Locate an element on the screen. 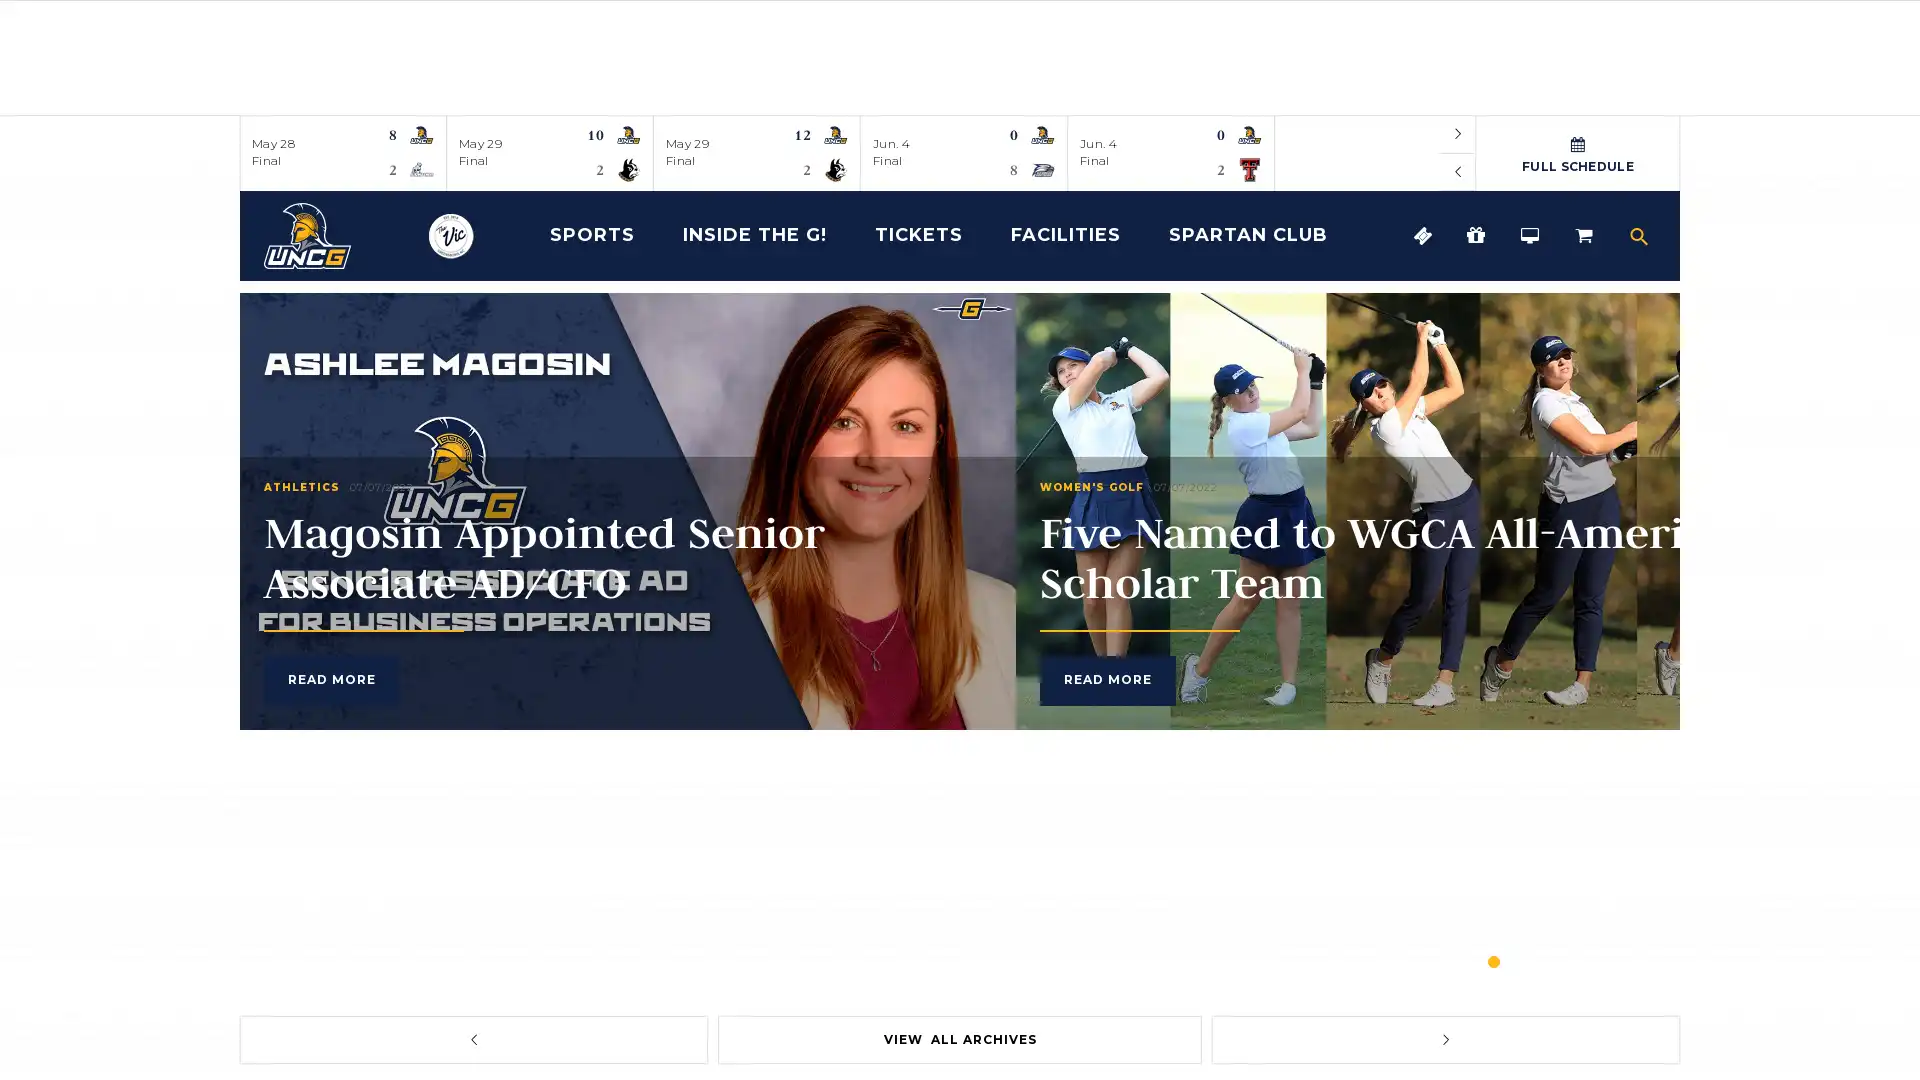 The width and height of the screenshot is (1920, 1080). Navigate to slide 4 is located at coordinates (1602, 960).